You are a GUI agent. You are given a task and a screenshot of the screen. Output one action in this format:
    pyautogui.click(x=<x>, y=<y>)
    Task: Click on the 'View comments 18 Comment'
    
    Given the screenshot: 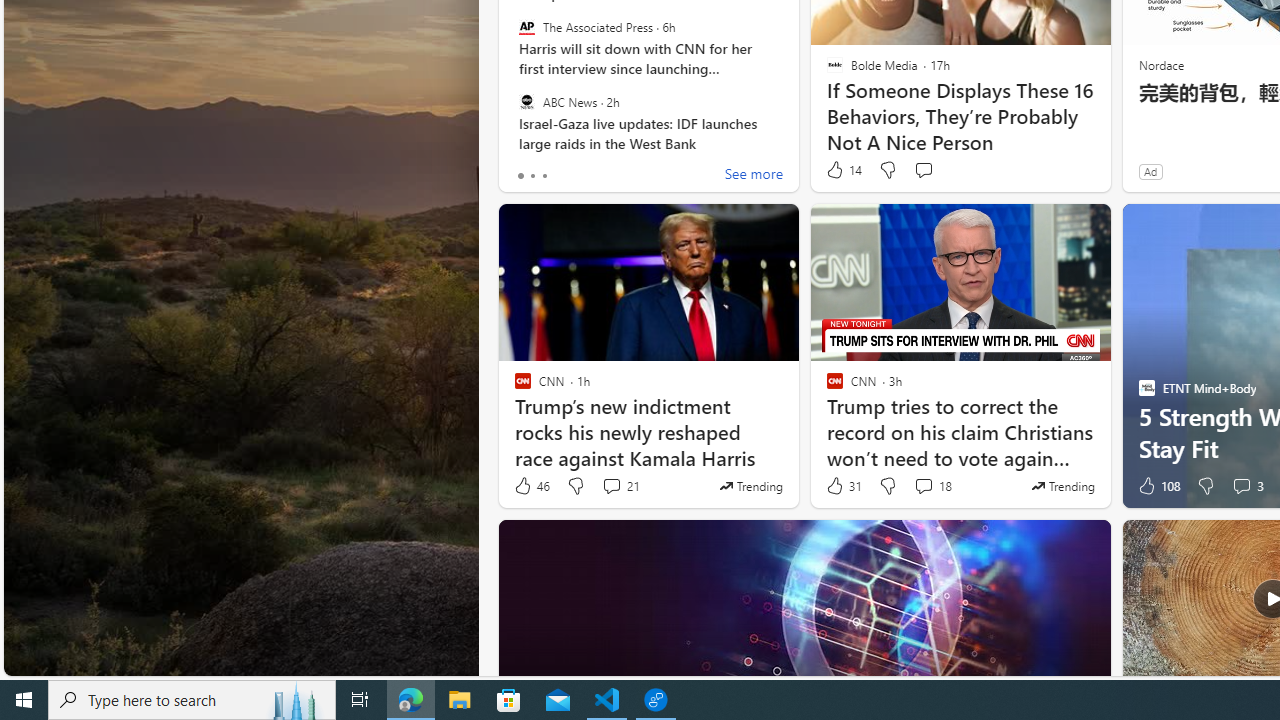 What is the action you would take?
    pyautogui.click(x=922, y=486)
    